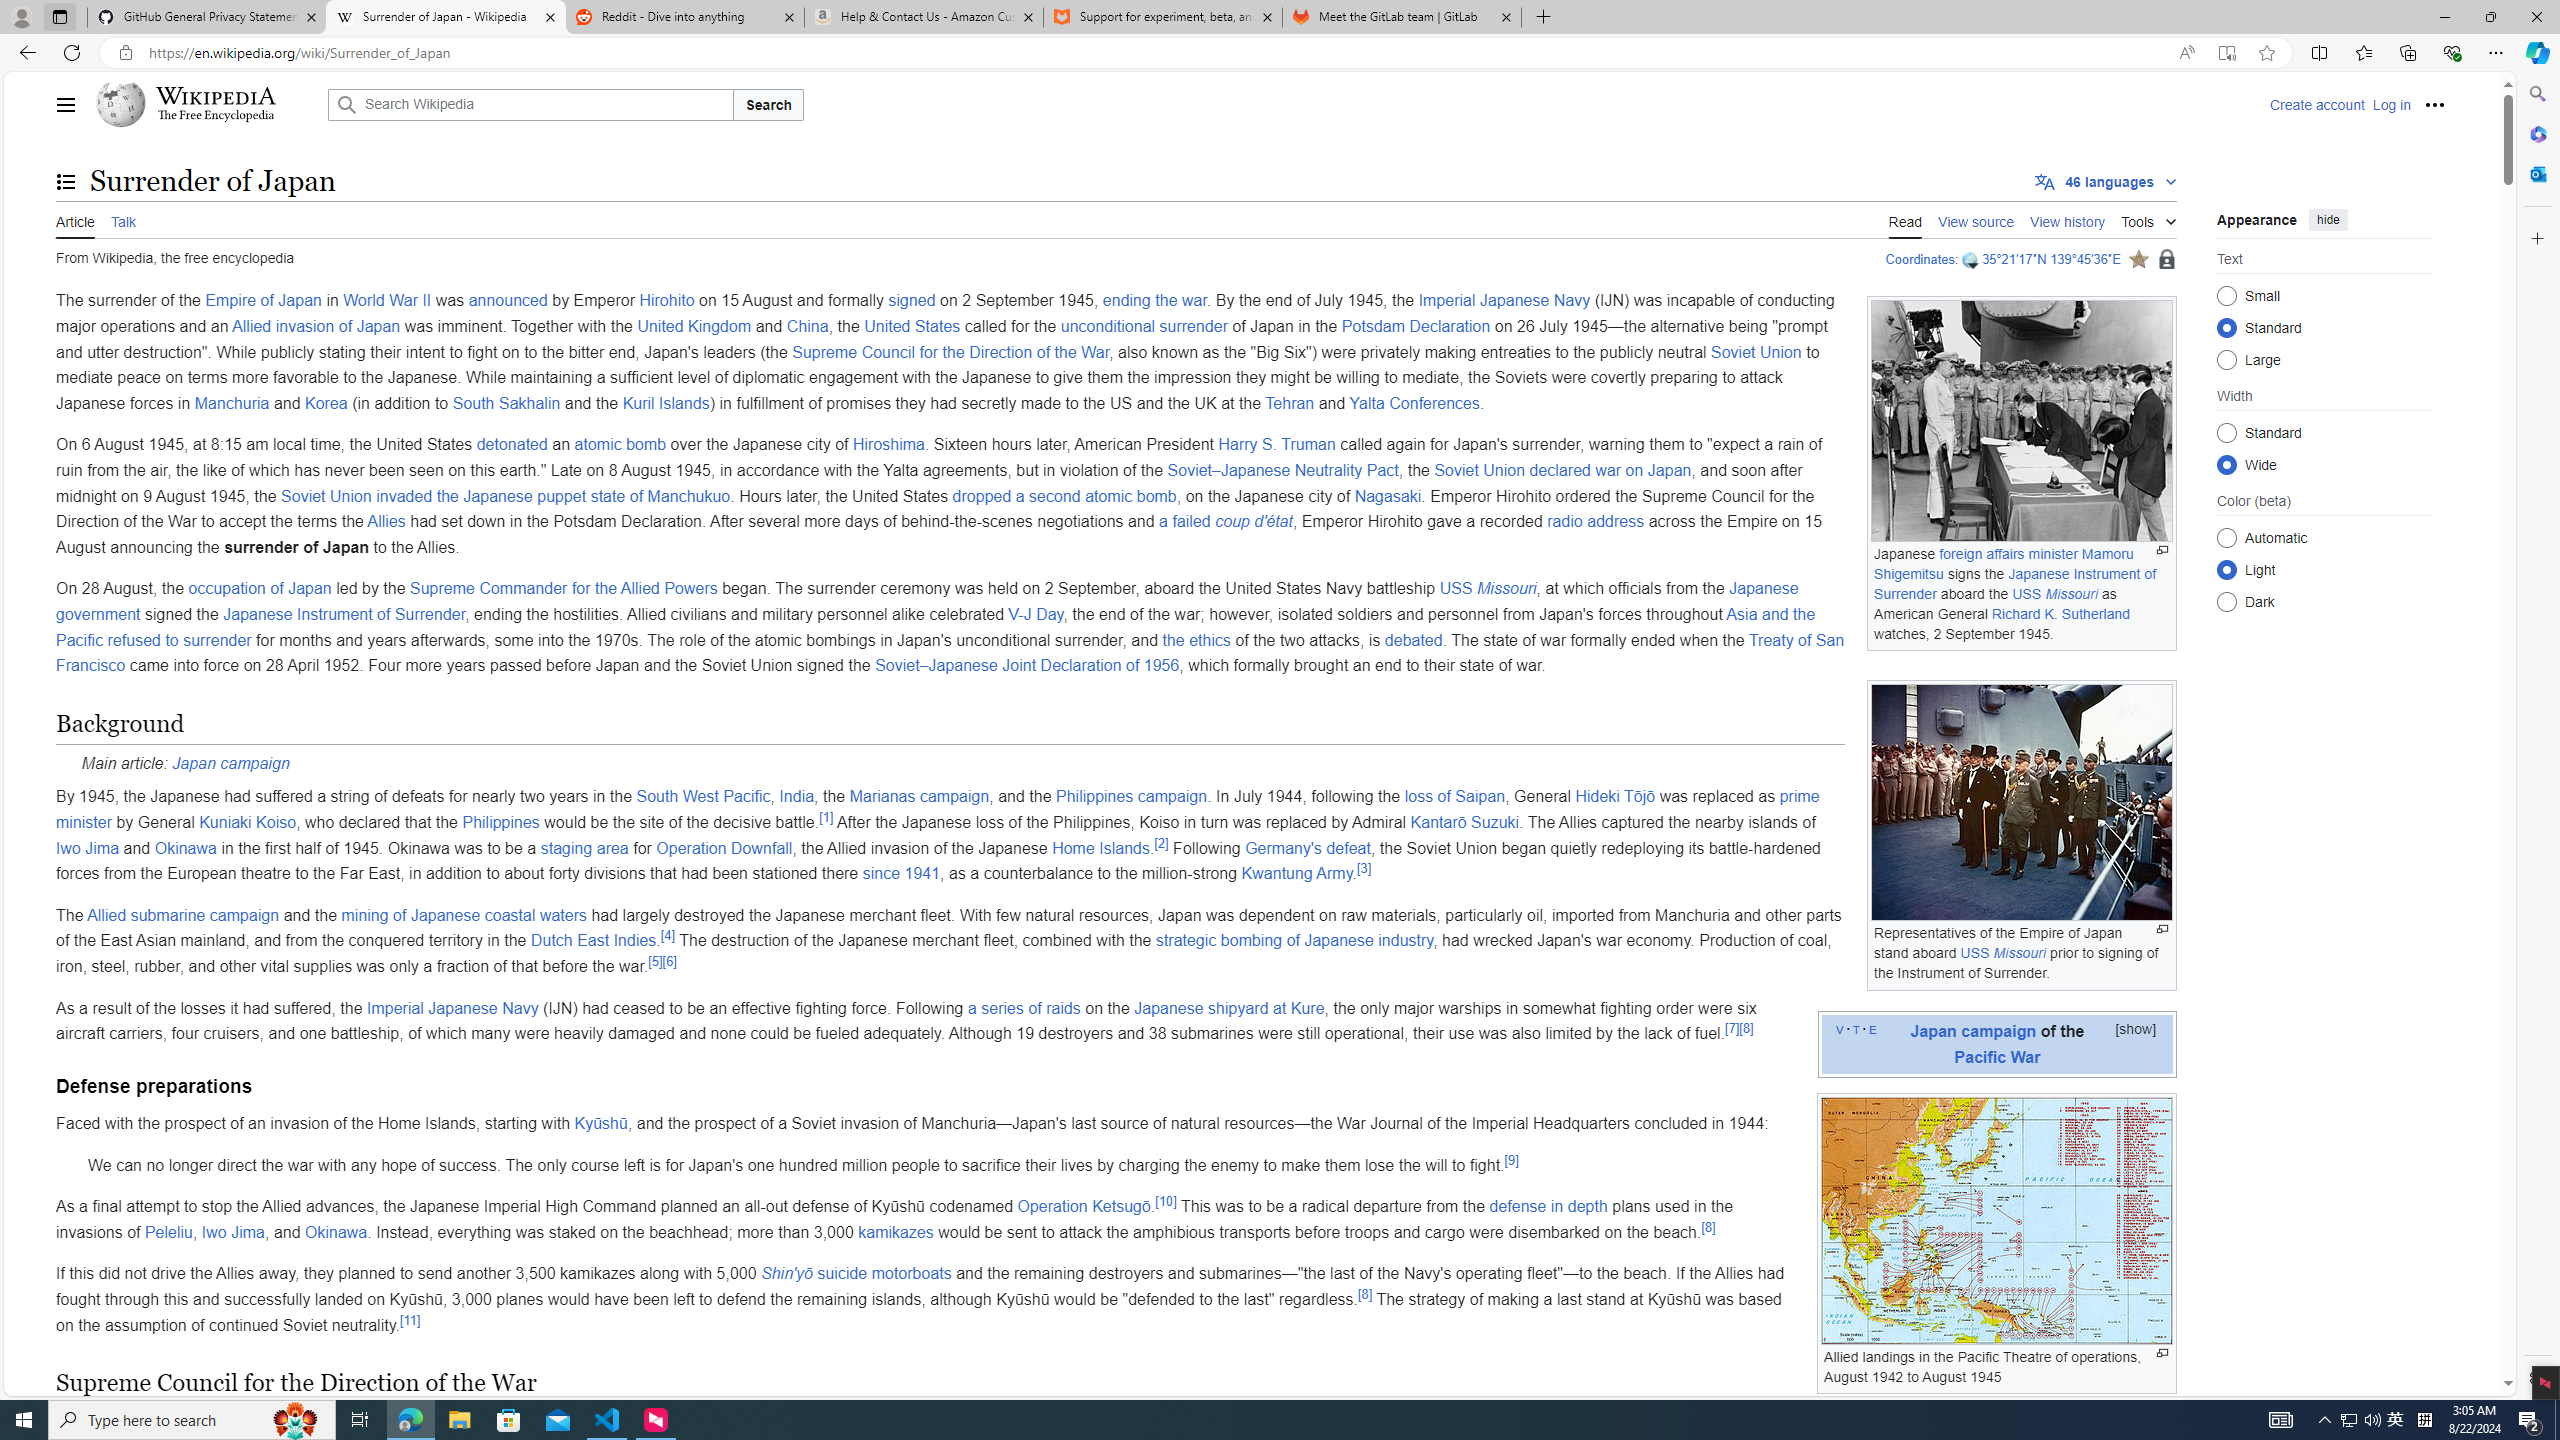 This screenshot has height=1440, width=2560. Describe the element at coordinates (444, 16) in the screenshot. I see `'Surrender of Japan - Wikipedia'` at that location.